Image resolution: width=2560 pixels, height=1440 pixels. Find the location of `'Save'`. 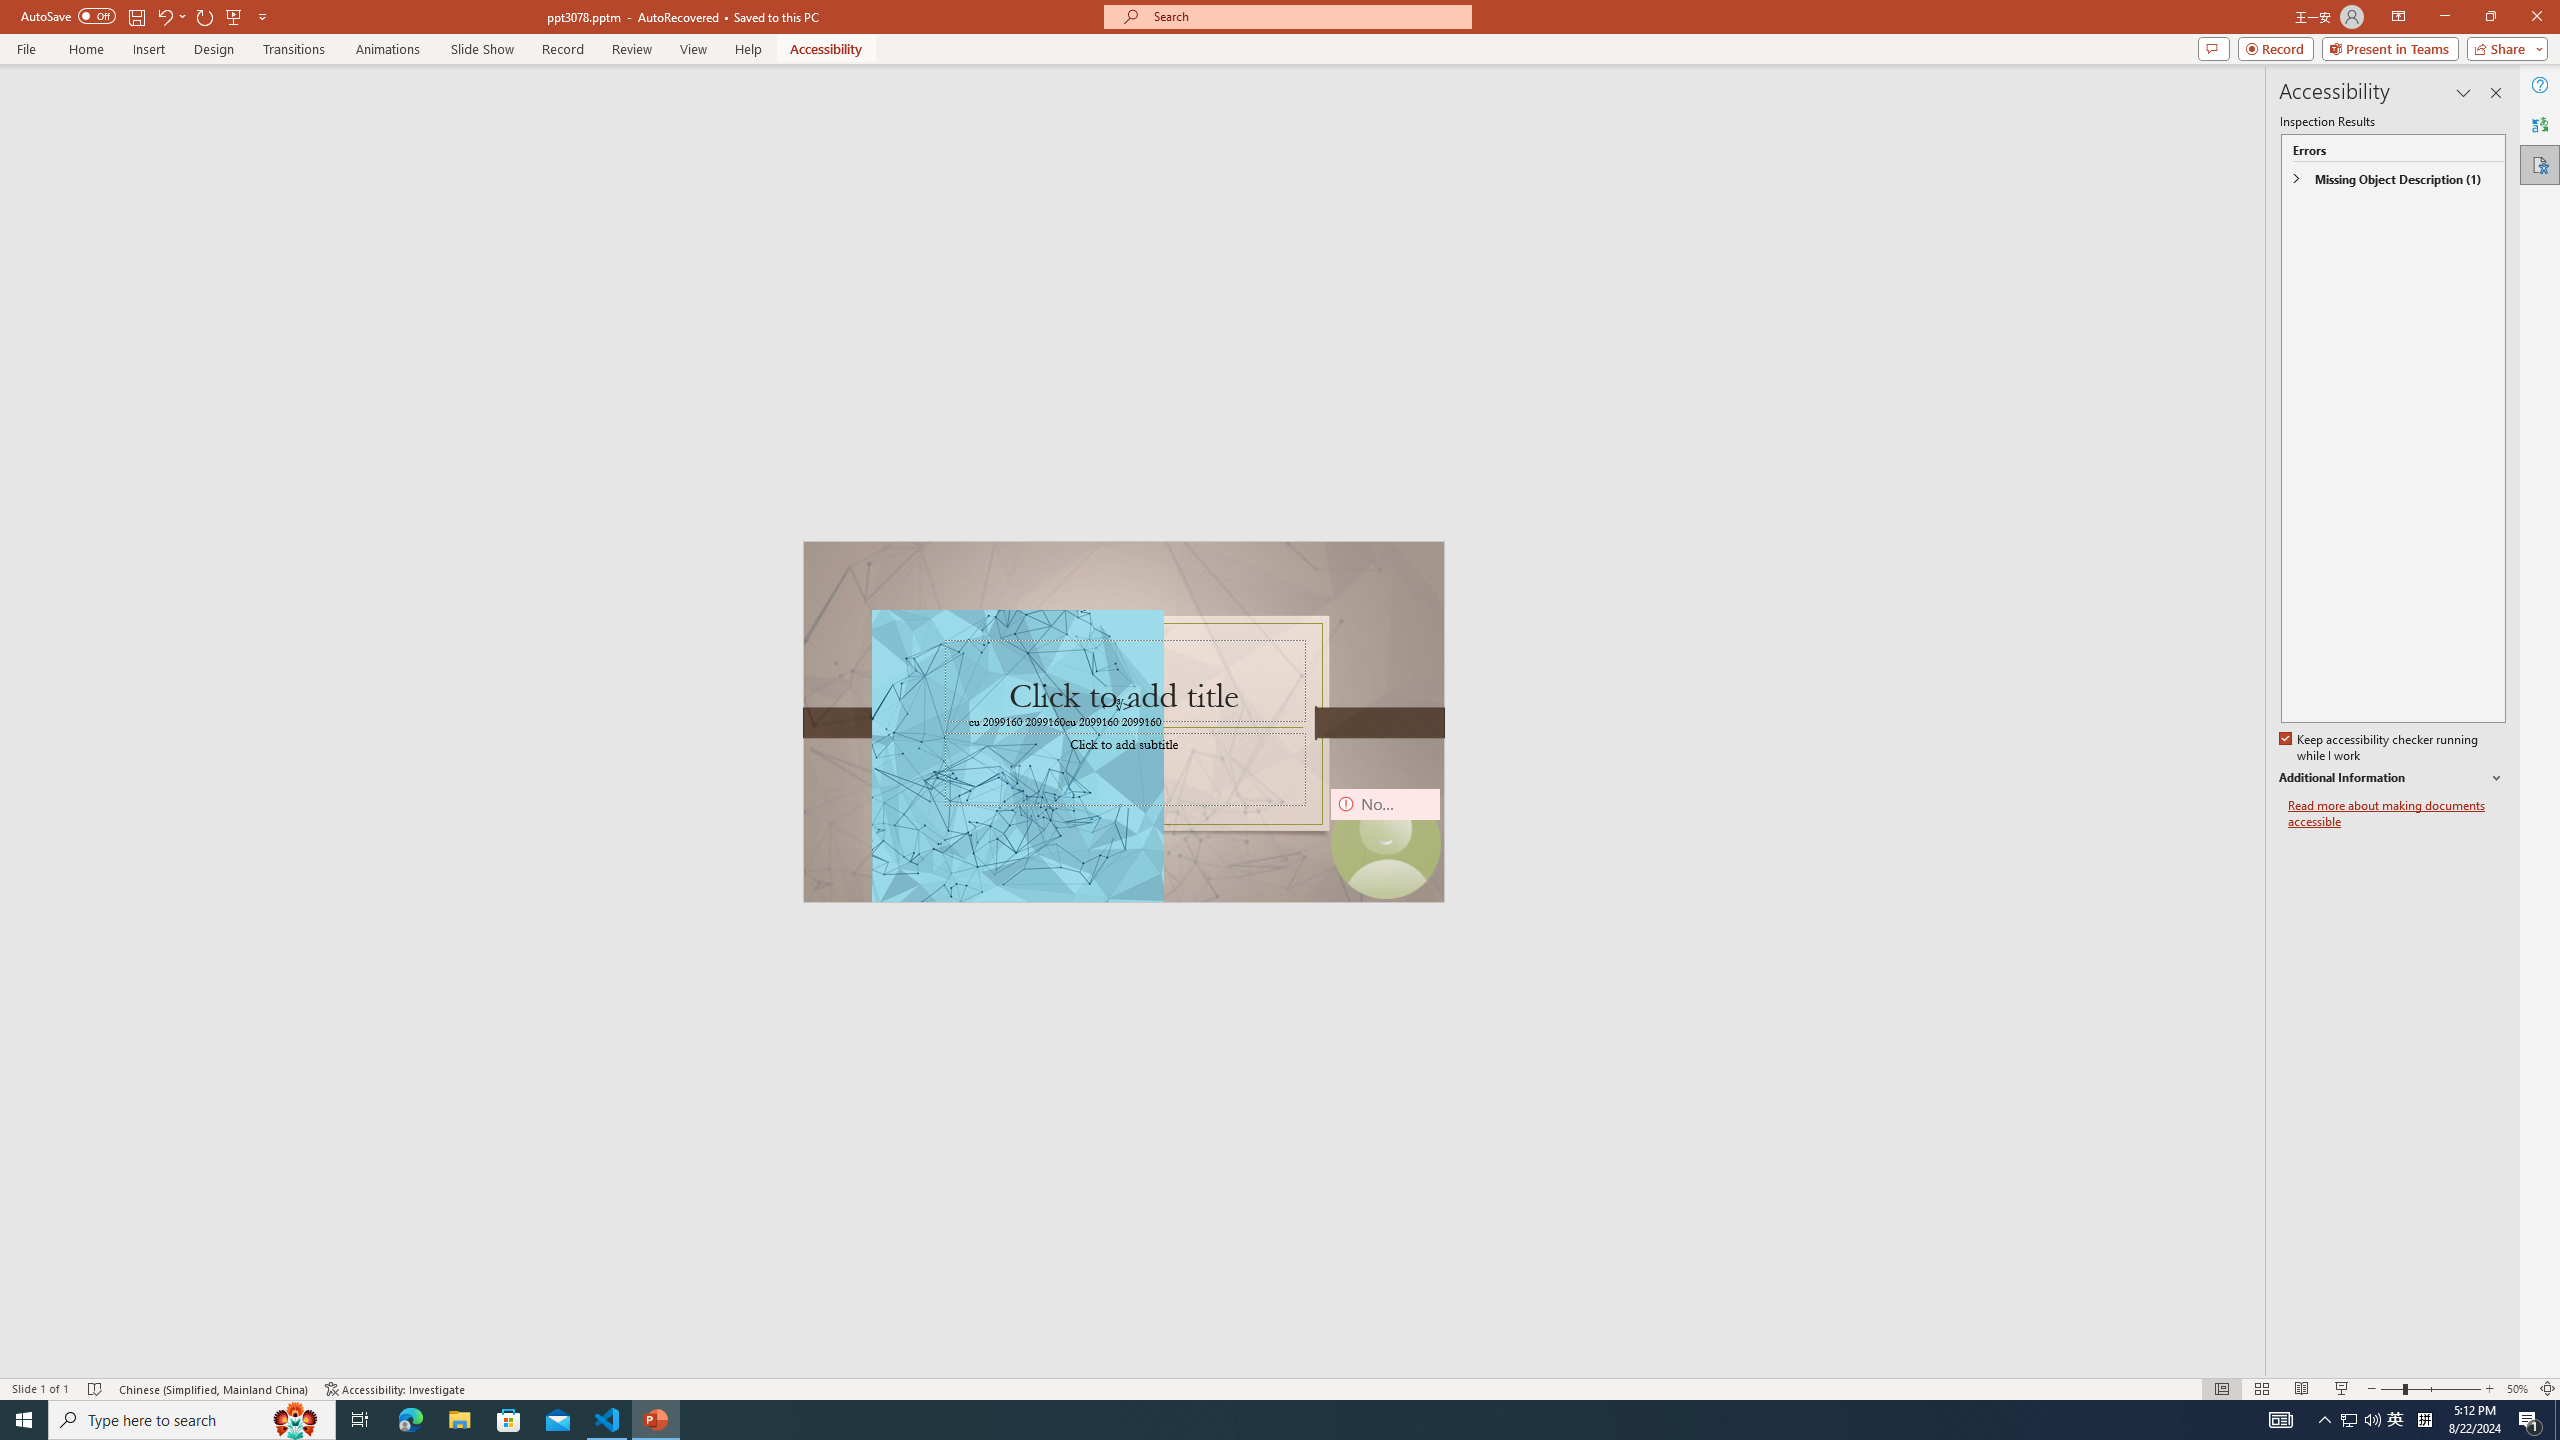

'Save' is located at coordinates (135, 15).